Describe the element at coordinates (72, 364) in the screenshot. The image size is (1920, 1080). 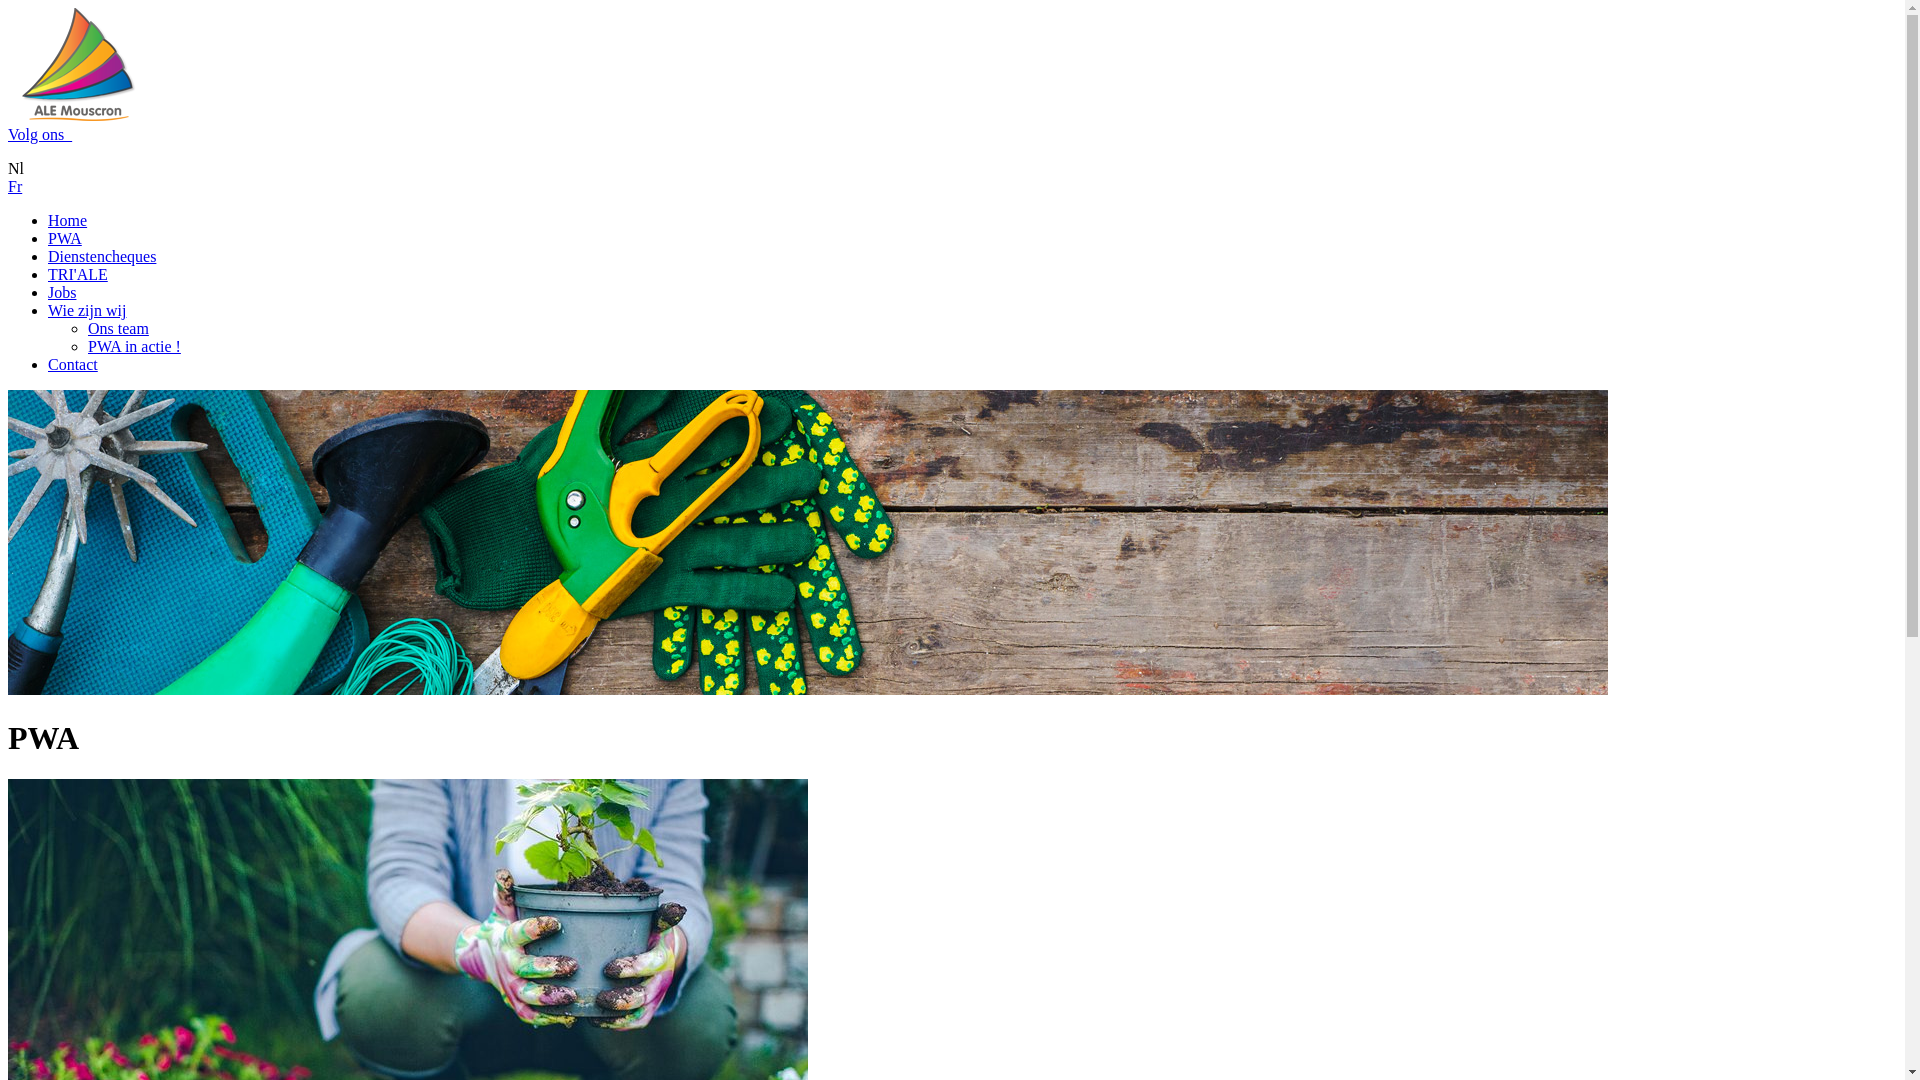
I see `'Contact'` at that location.